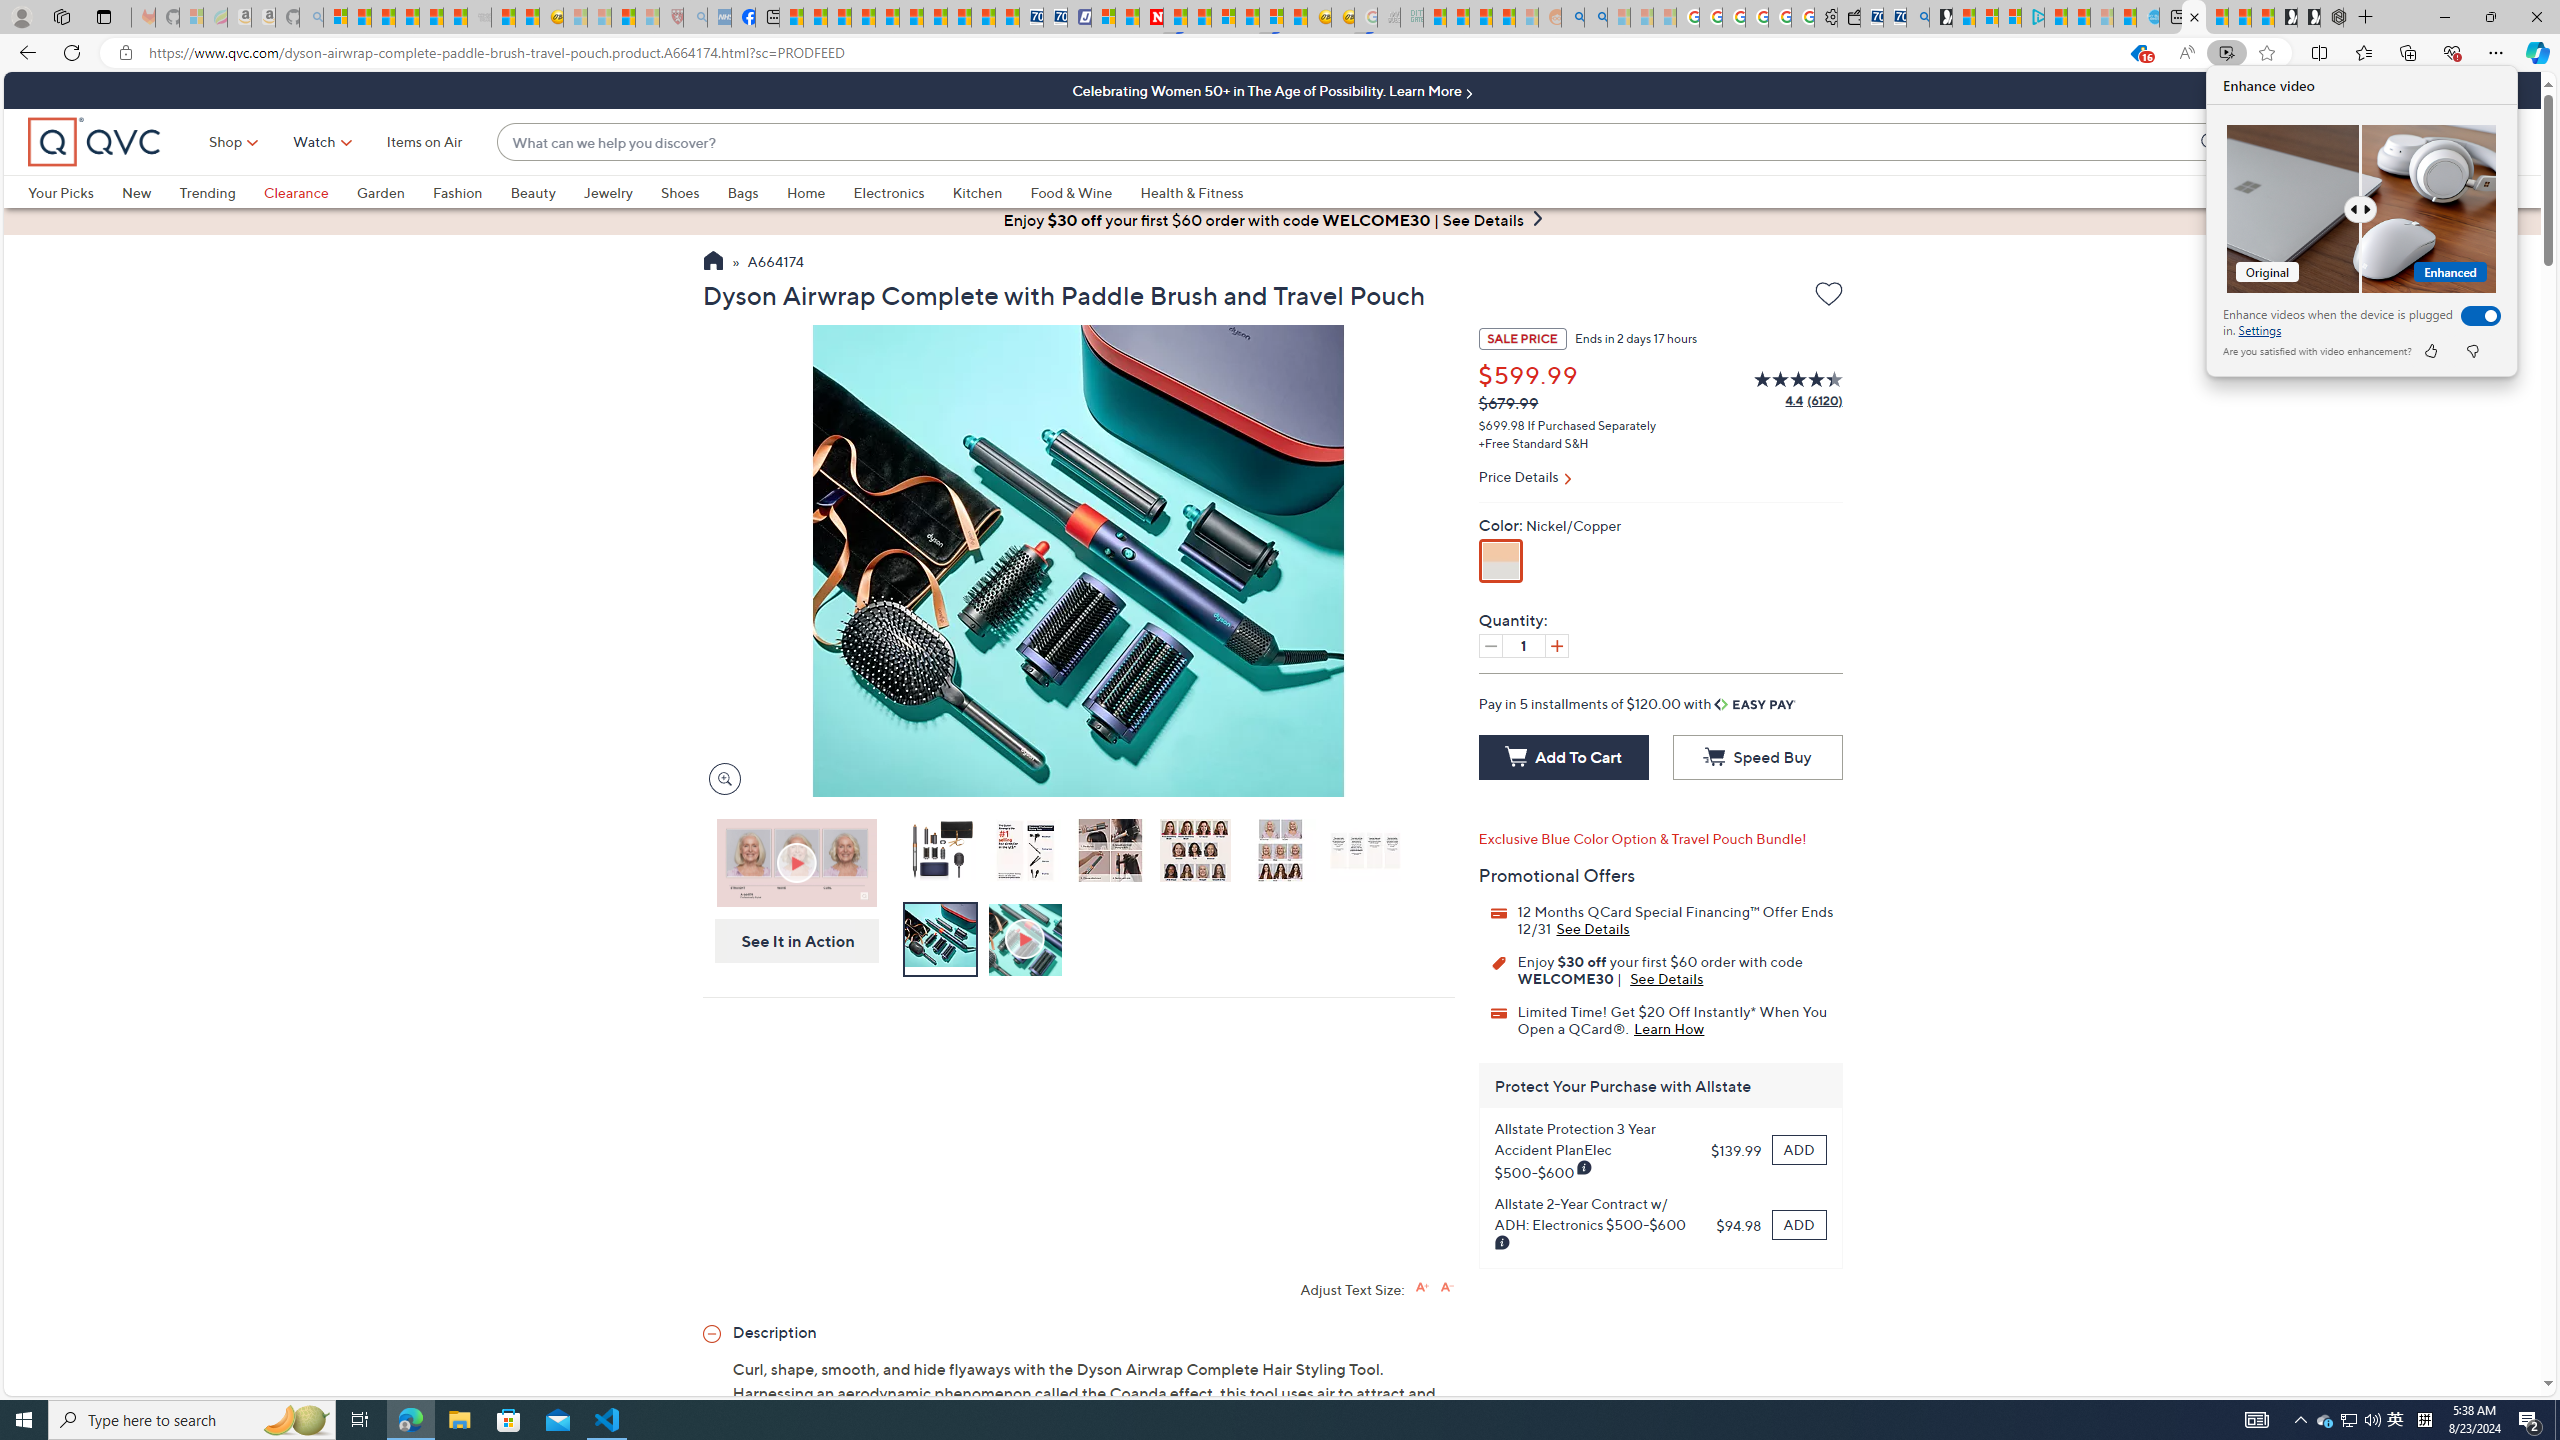 This screenshot has height=1440, width=2560. Describe the element at coordinates (394, 191) in the screenshot. I see `'Garden'` at that location.